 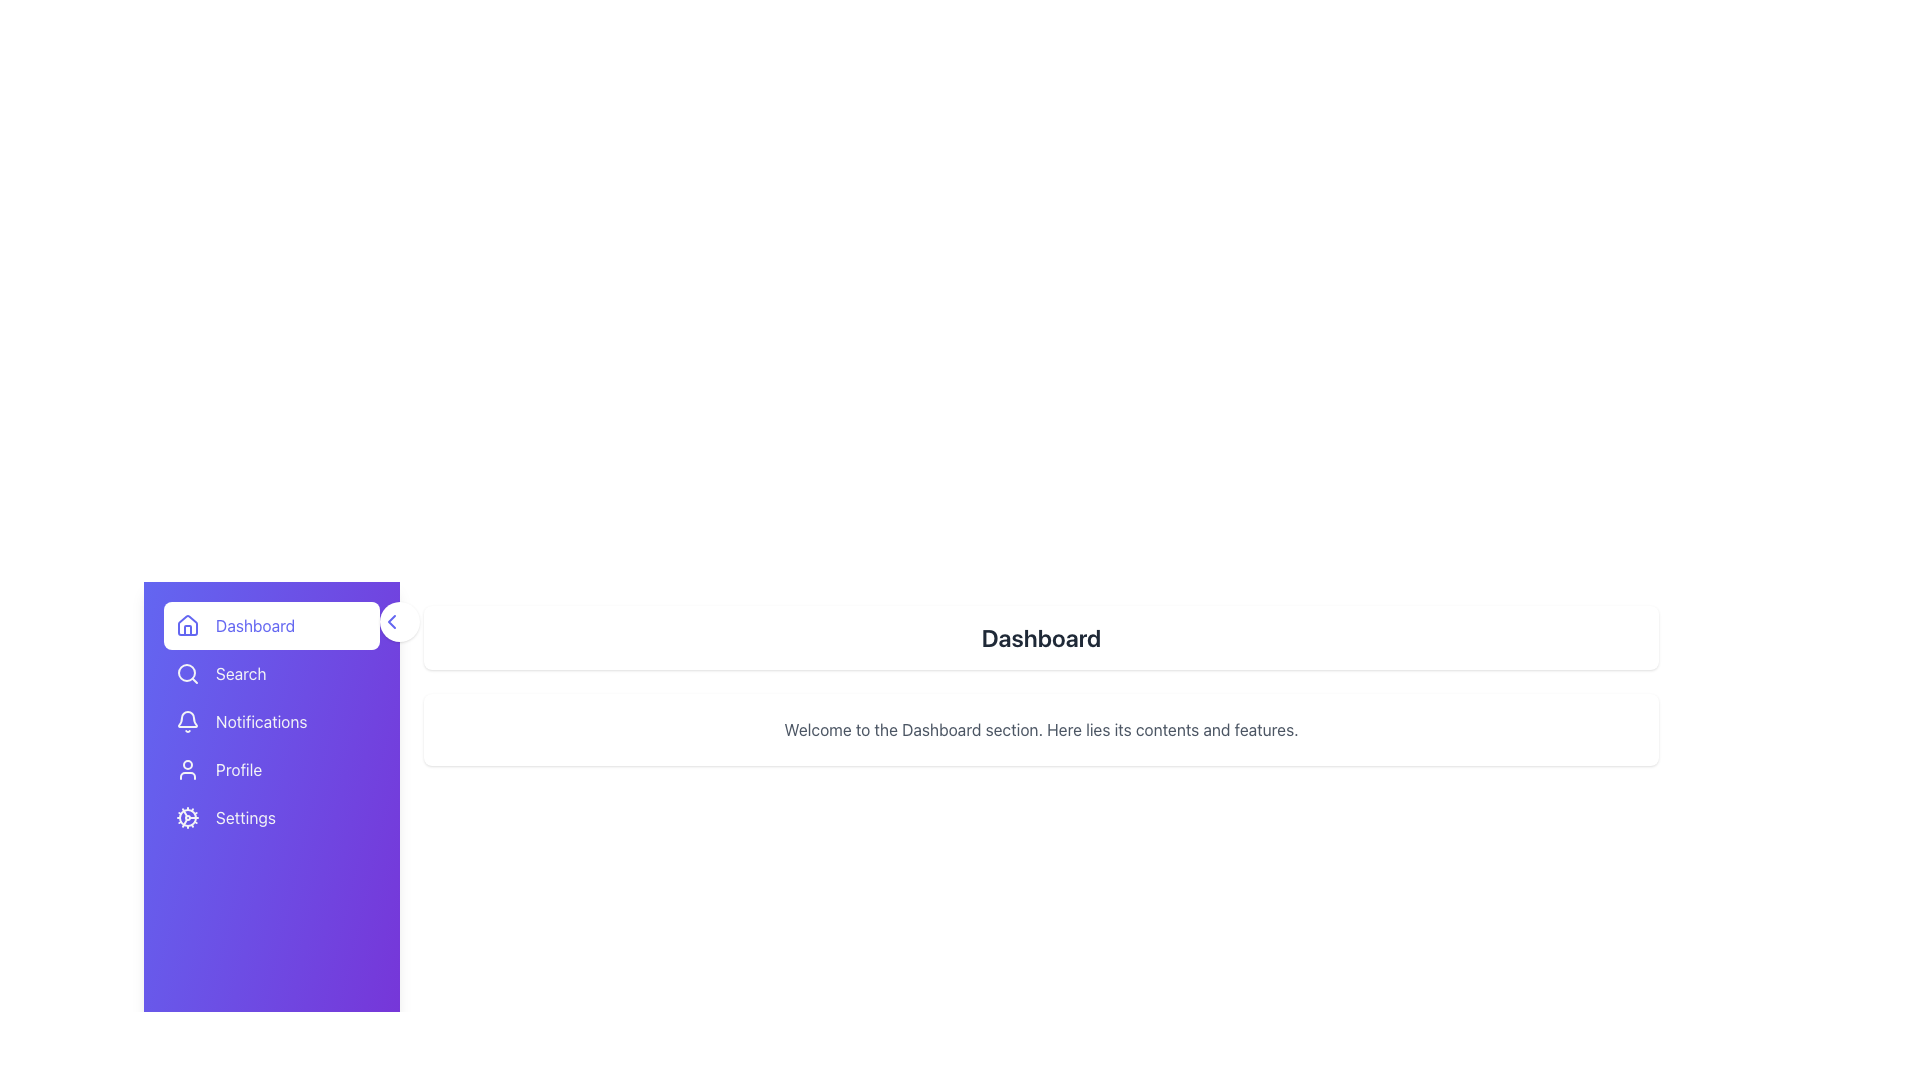 What do you see at coordinates (271, 721) in the screenshot?
I see `the notifications button located in the sidebar, which is the third item in the vertical list` at bounding box center [271, 721].